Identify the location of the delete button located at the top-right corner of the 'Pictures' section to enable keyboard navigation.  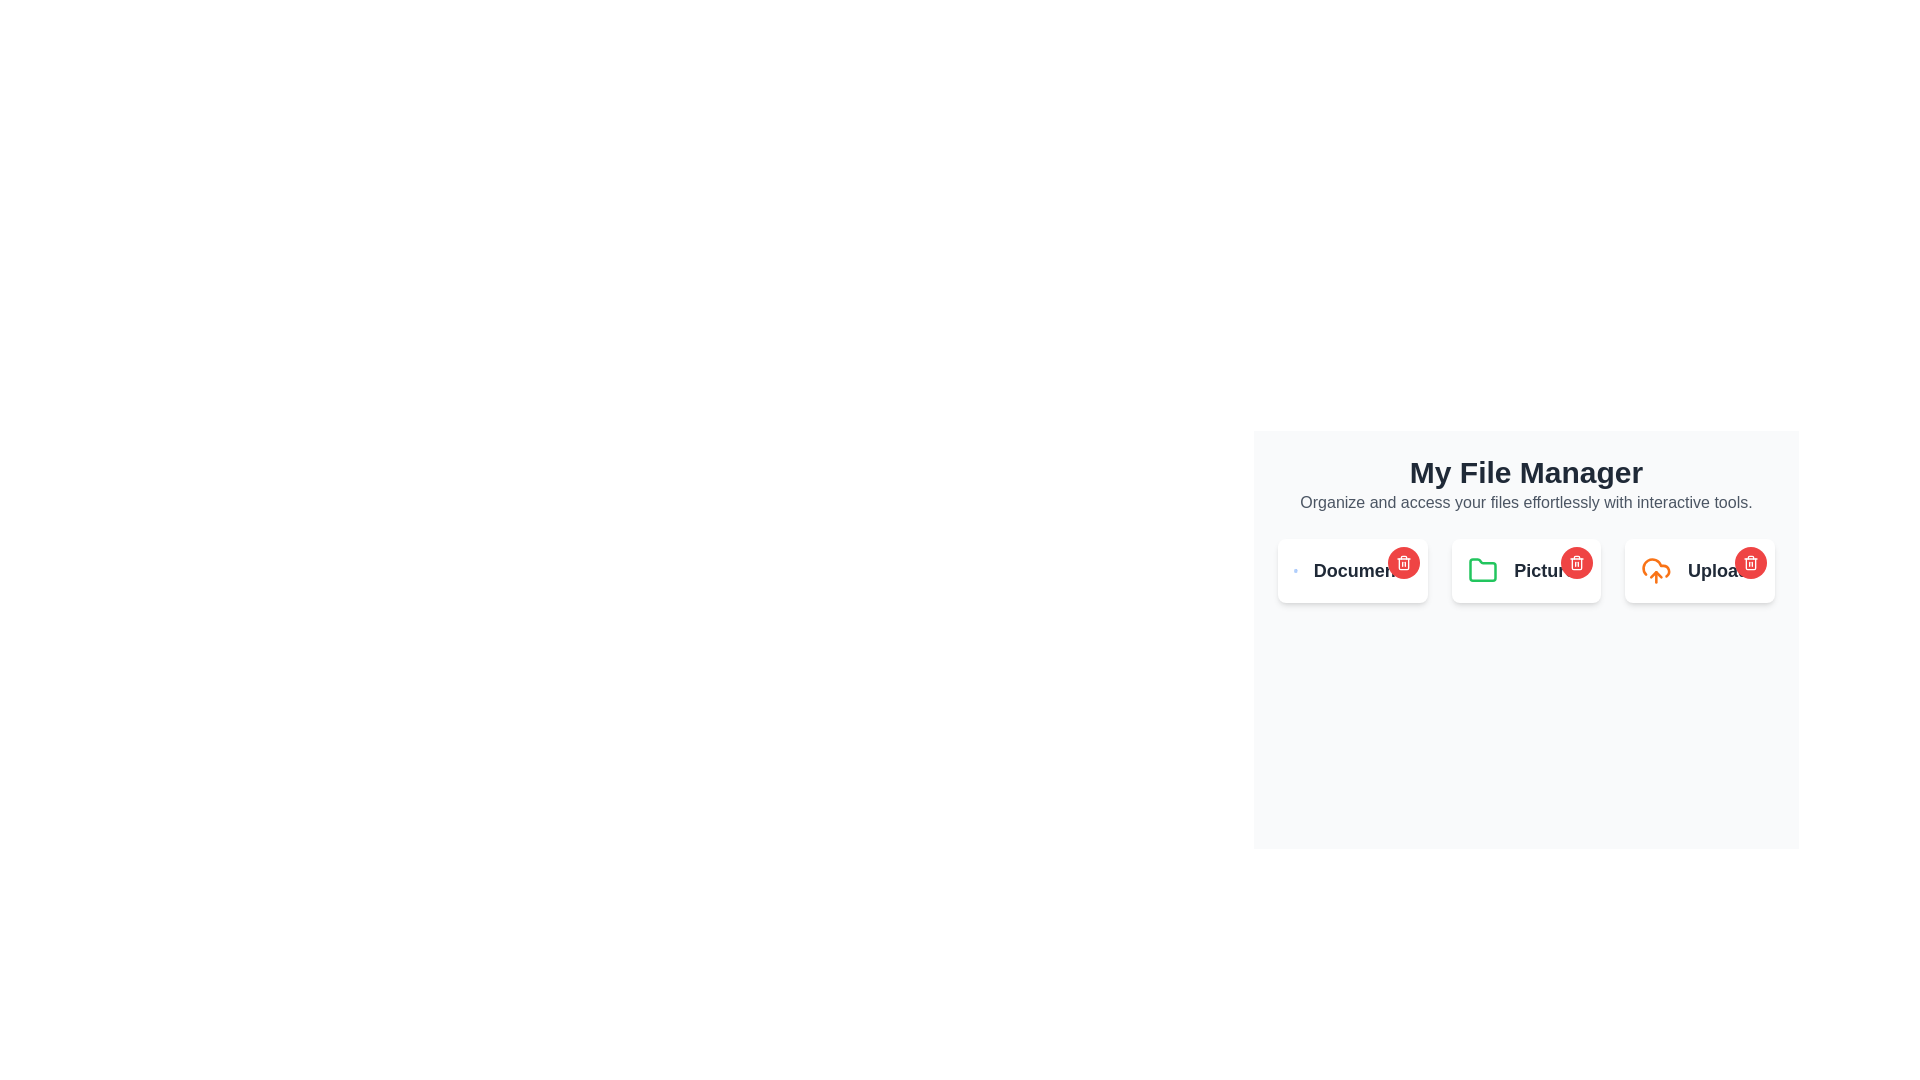
(1576, 563).